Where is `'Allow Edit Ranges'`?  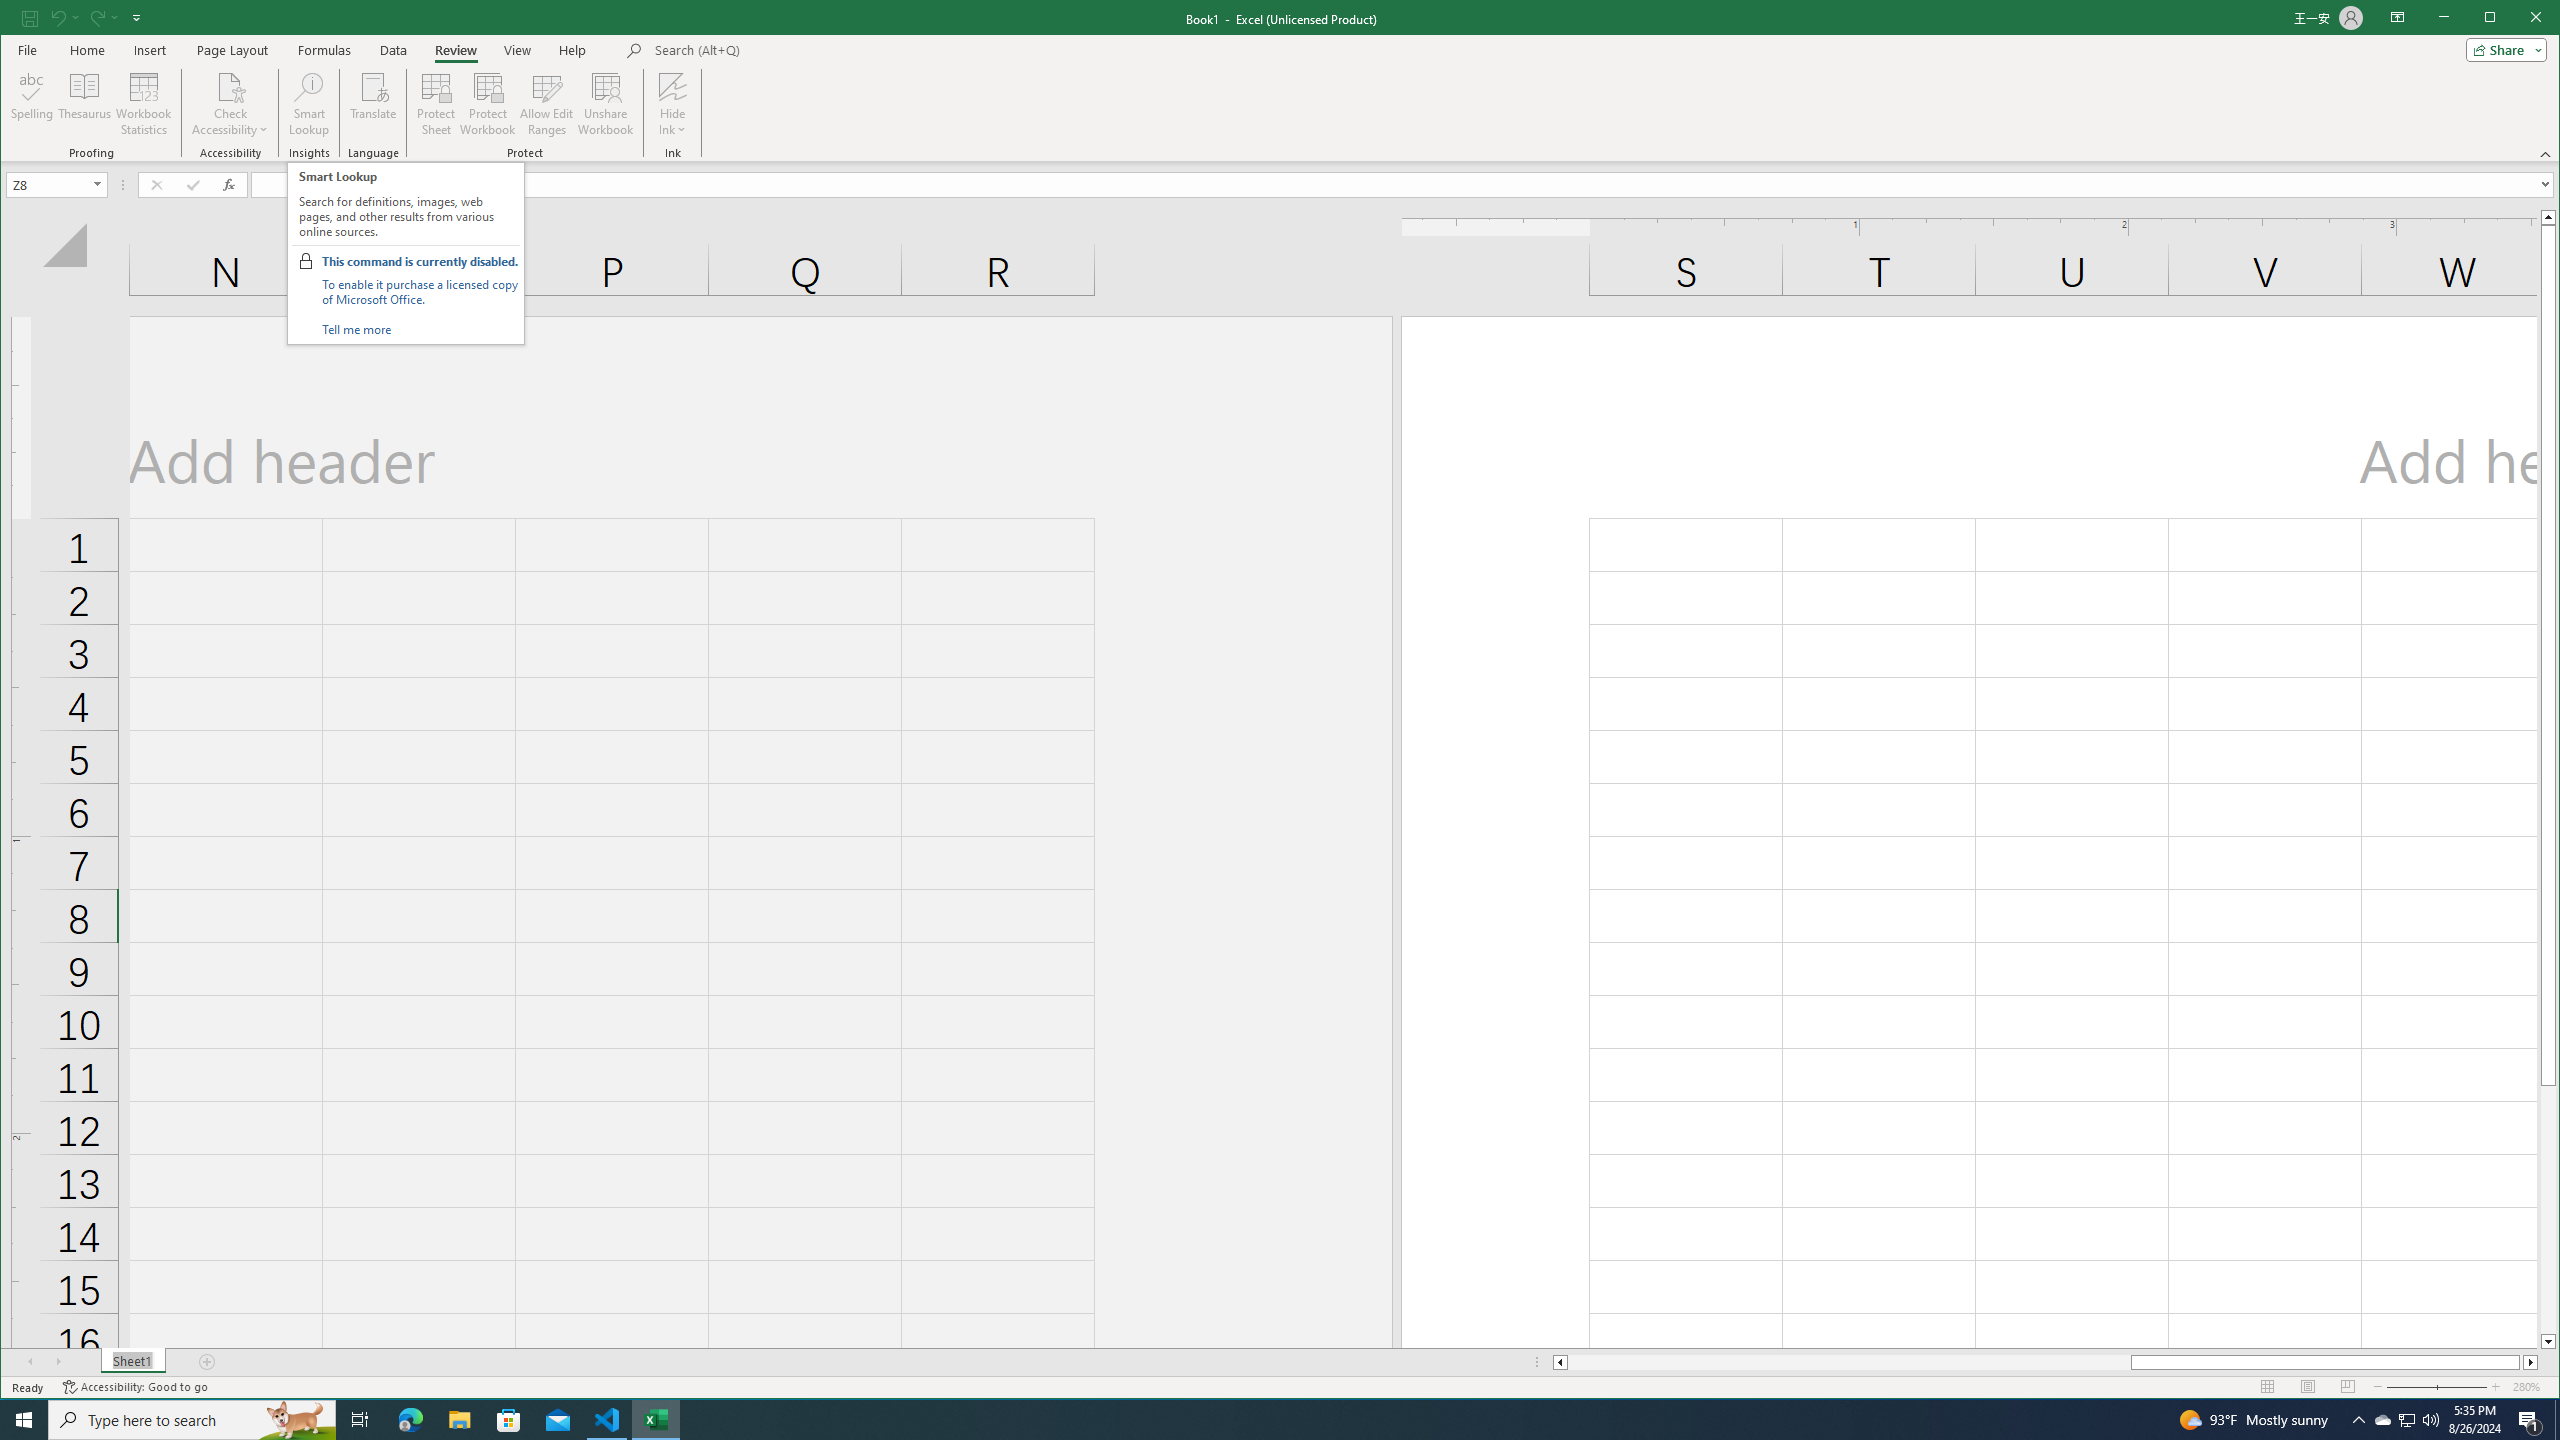 'Allow Edit Ranges' is located at coordinates (546, 103).